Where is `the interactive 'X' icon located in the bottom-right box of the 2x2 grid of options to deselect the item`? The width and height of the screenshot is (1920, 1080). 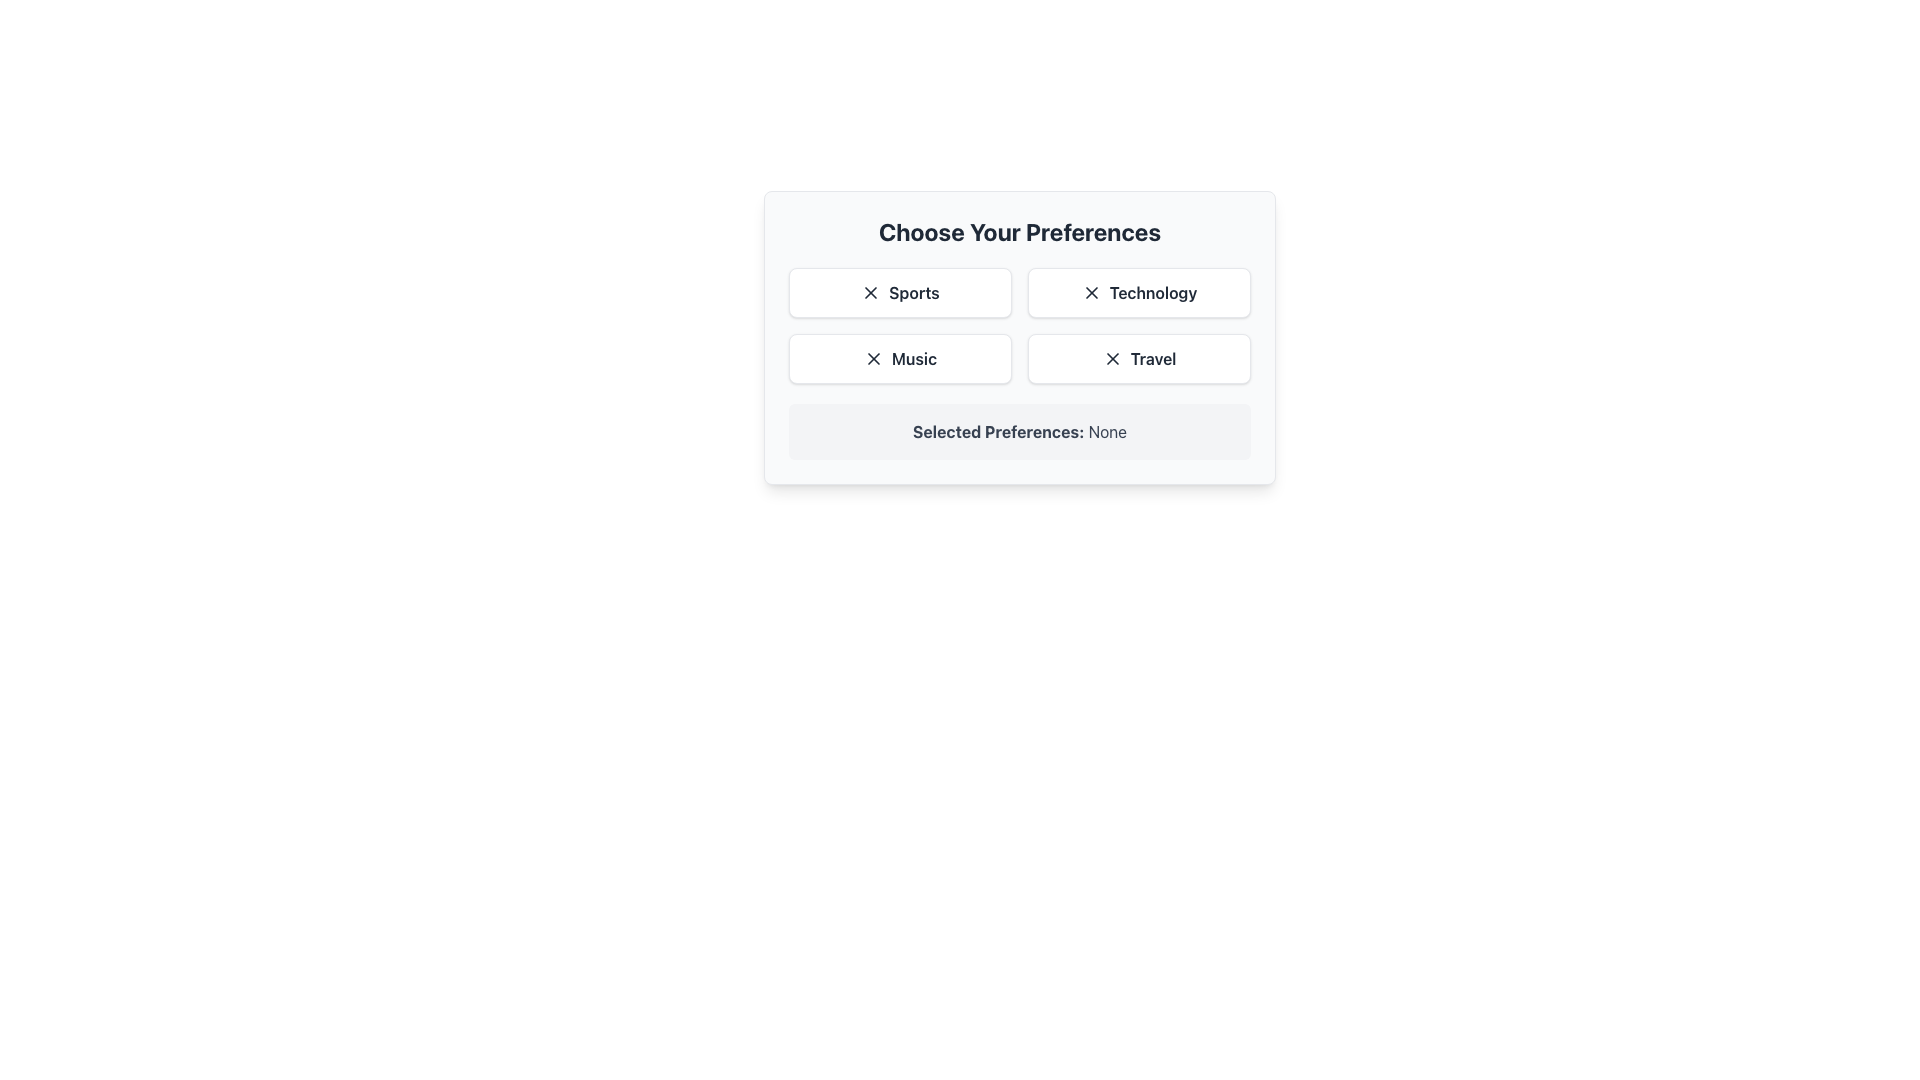 the interactive 'X' icon located in the bottom-right box of the 2x2 grid of options to deselect the item is located at coordinates (1111, 357).